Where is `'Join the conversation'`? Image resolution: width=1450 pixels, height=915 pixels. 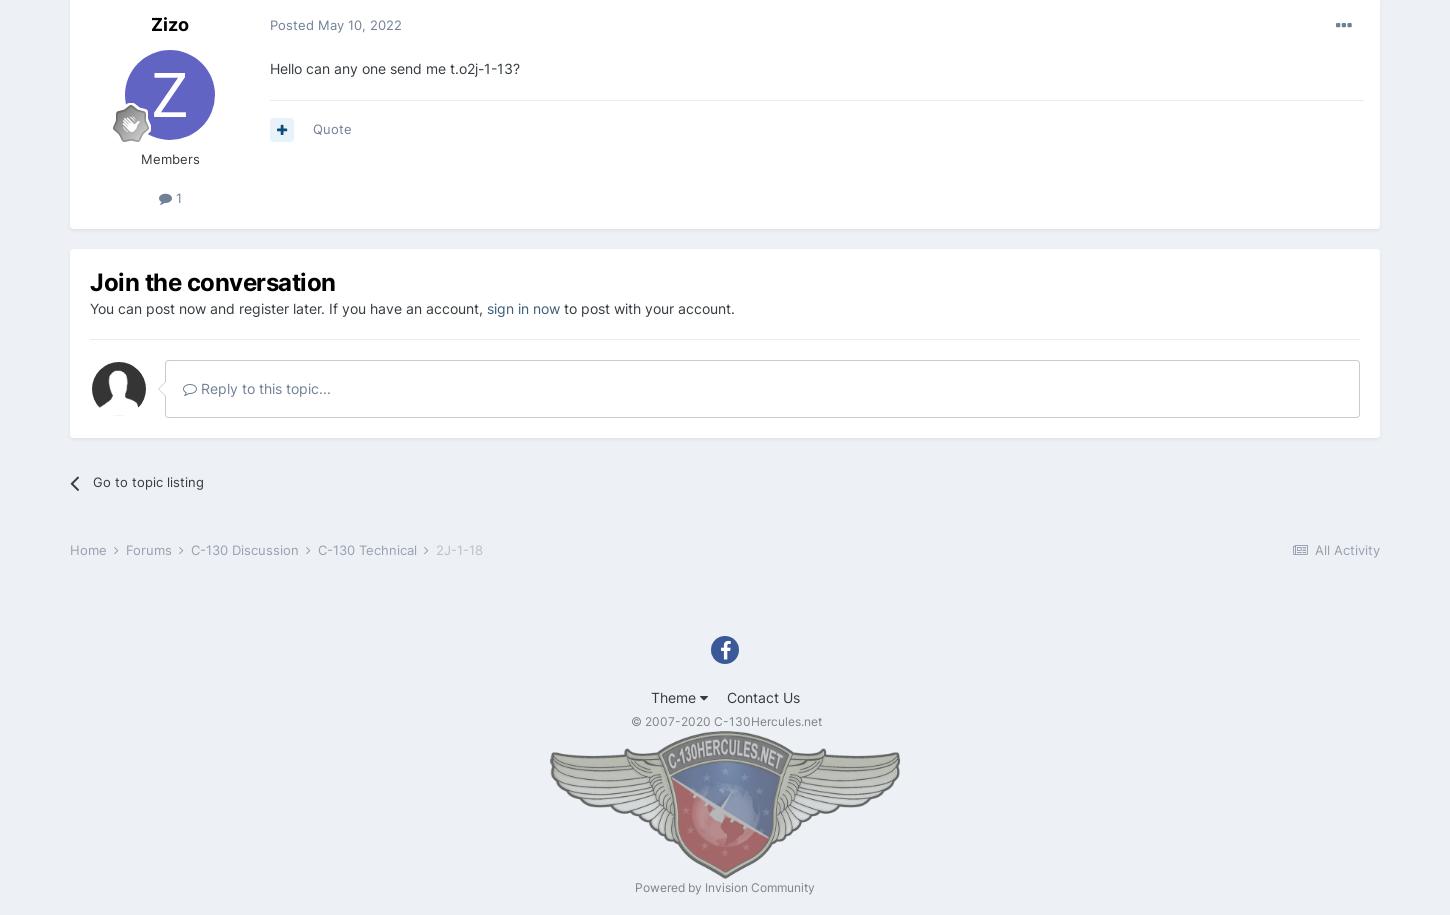
'Join the conversation' is located at coordinates (211, 281).